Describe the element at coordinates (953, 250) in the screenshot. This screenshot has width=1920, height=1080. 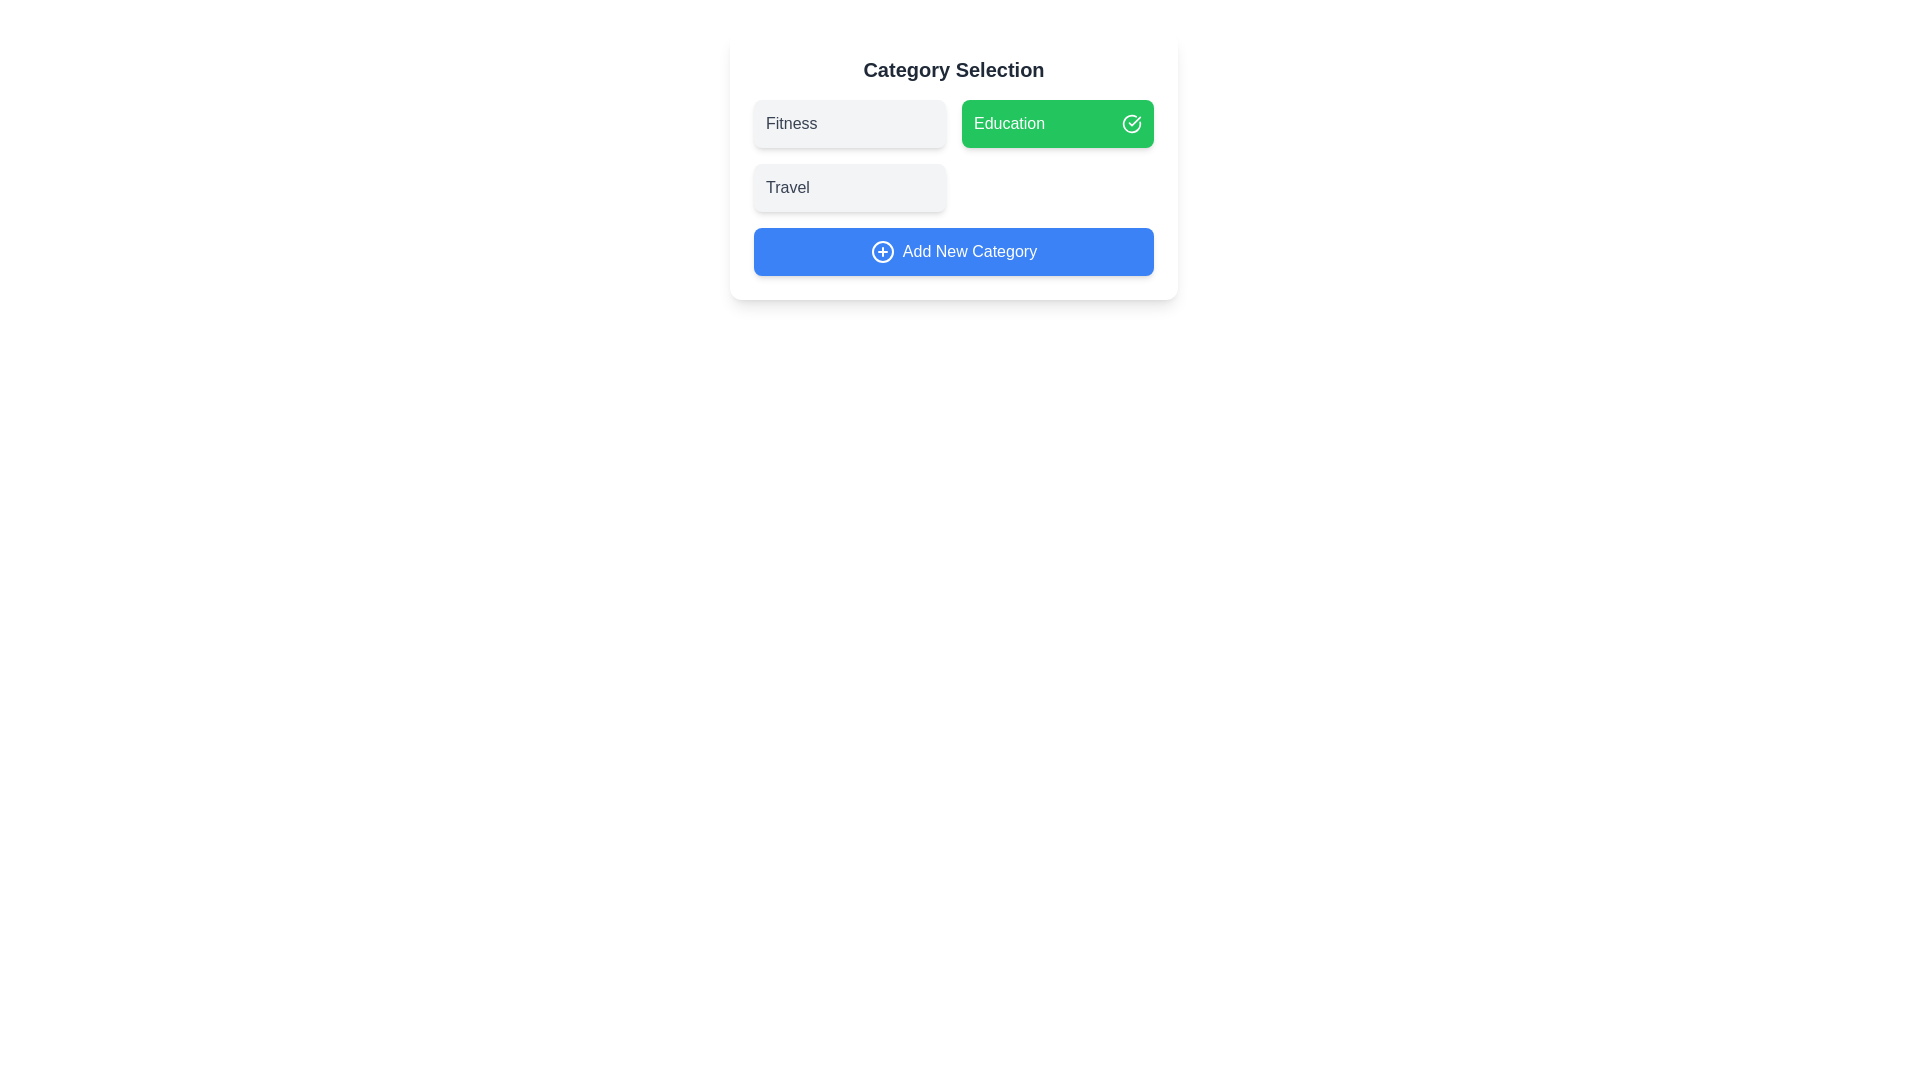
I see `'Add New Category' button to add a new category` at that location.